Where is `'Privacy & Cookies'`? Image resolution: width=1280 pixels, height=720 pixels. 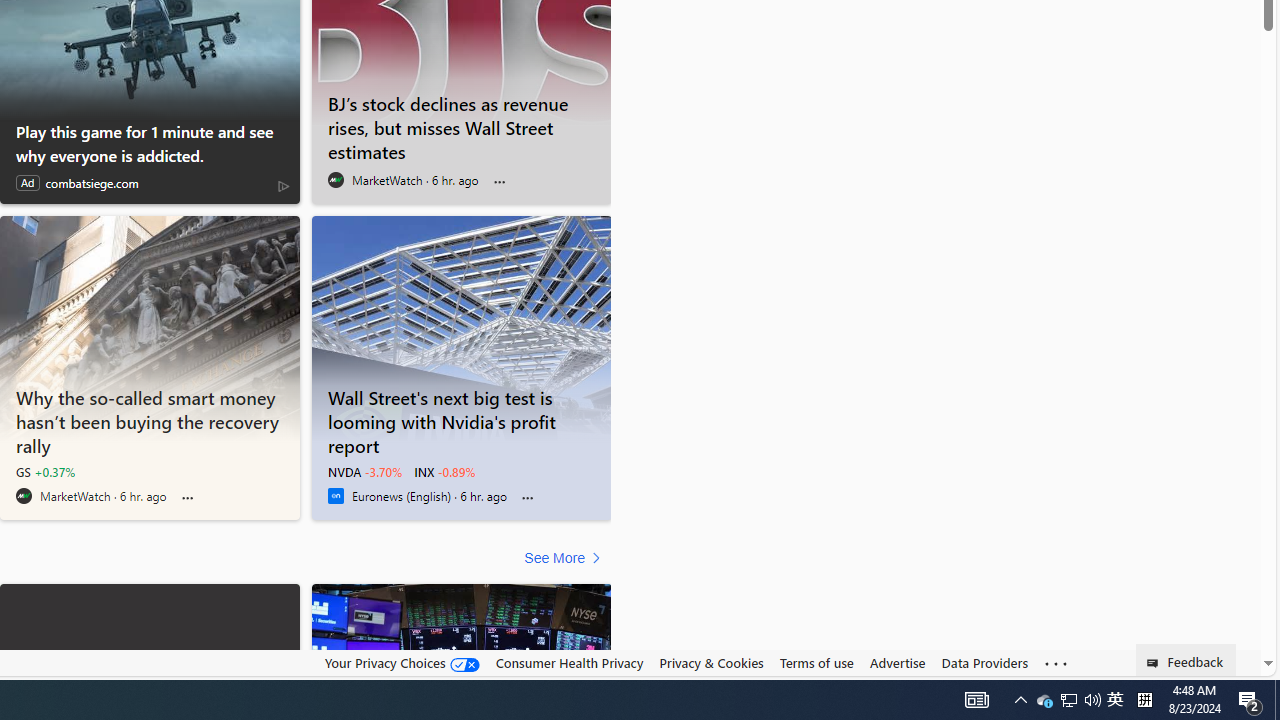 'Privacy & Cookies' is located at coordinates (711, 662).